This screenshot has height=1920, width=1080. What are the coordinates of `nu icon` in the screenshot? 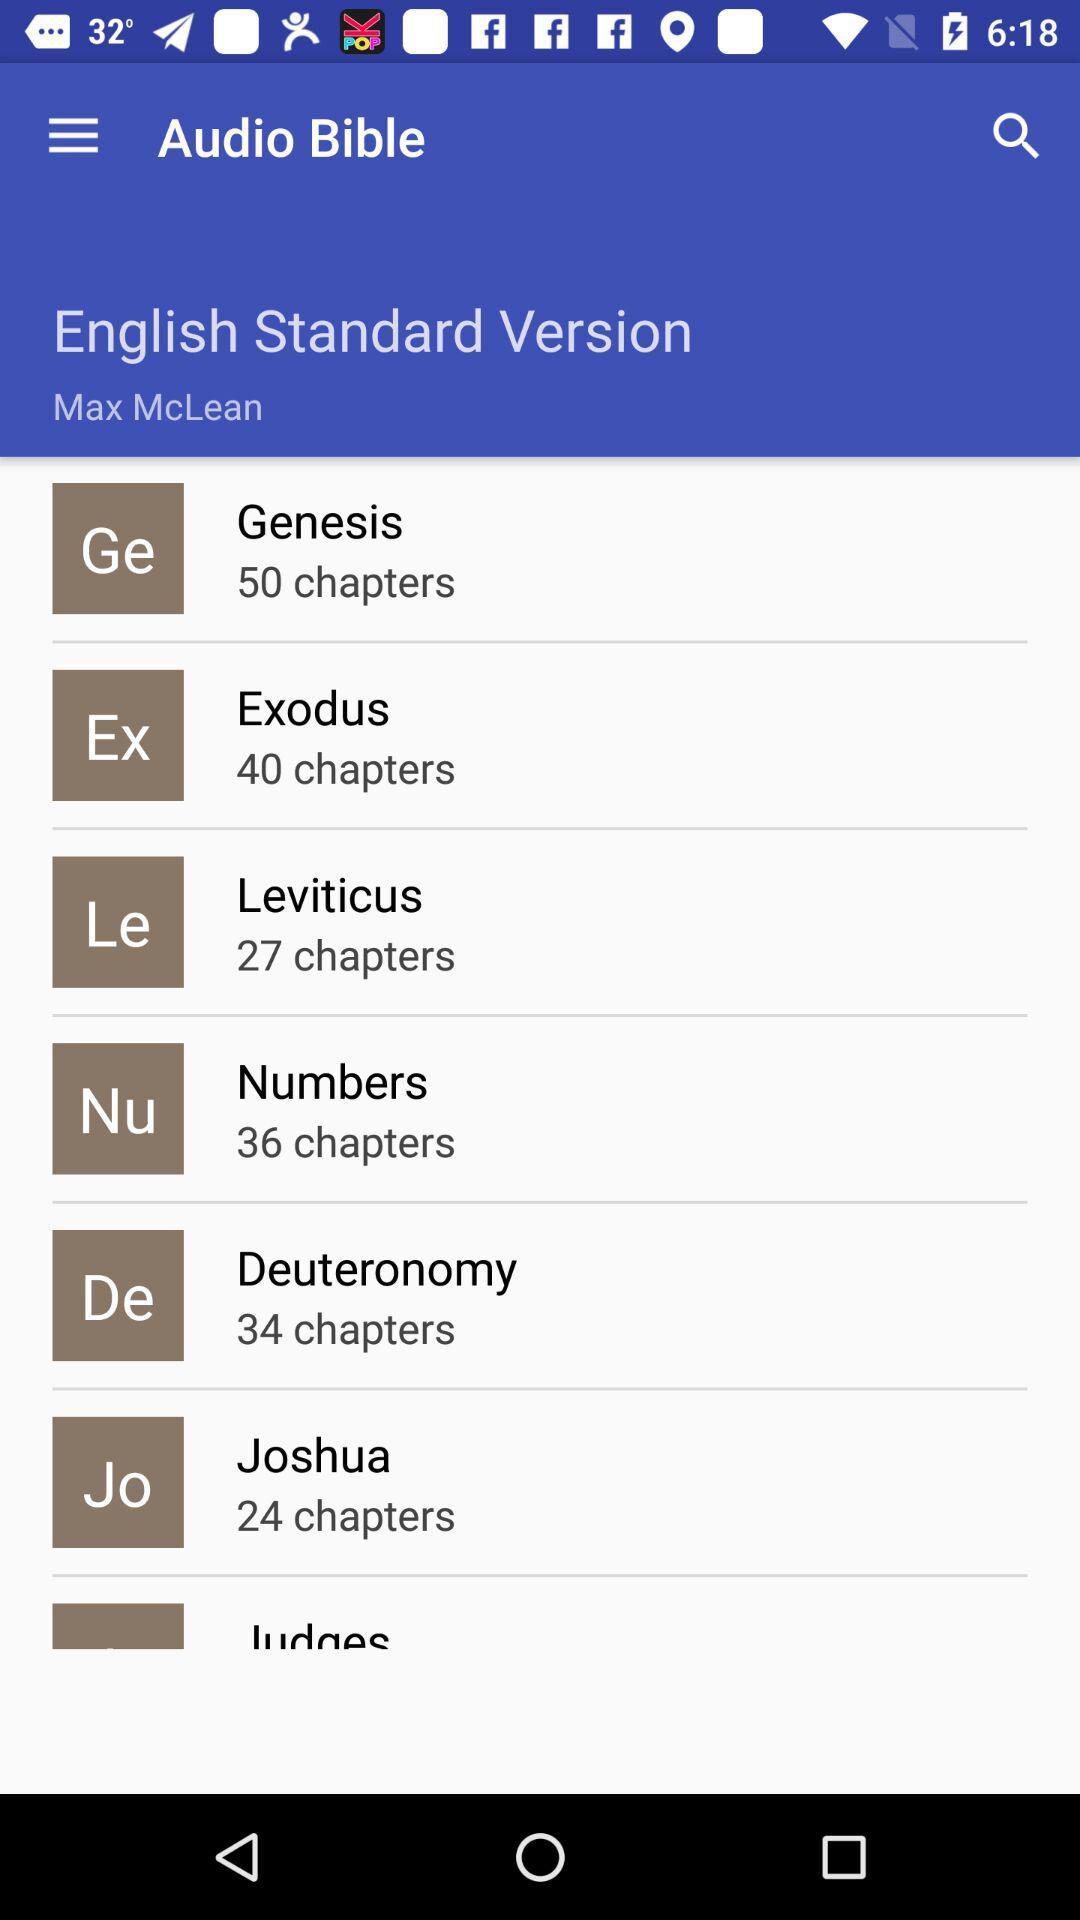 It's located at (118, 1107).